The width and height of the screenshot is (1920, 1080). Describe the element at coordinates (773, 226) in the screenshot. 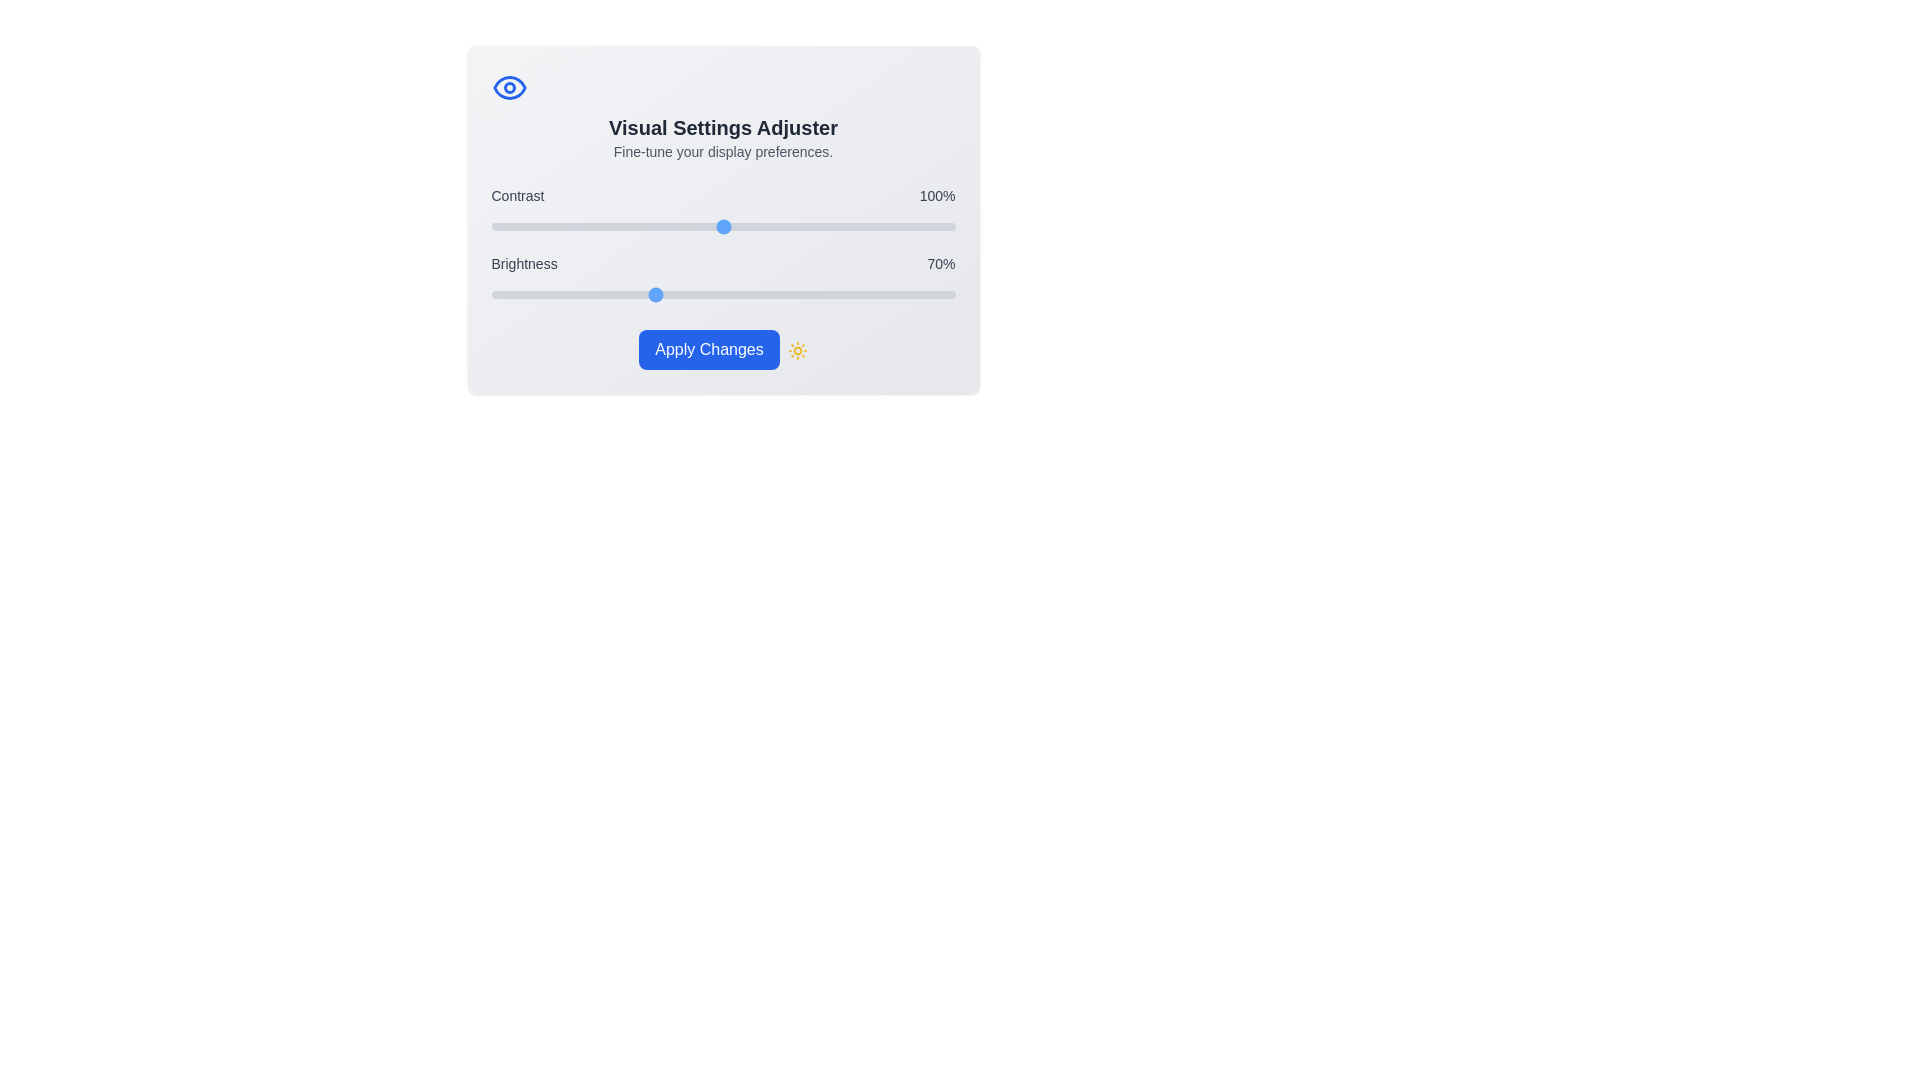

I see `the 'Contrast' slider to 122% by dragging the slider to the corresponding position` at that location.